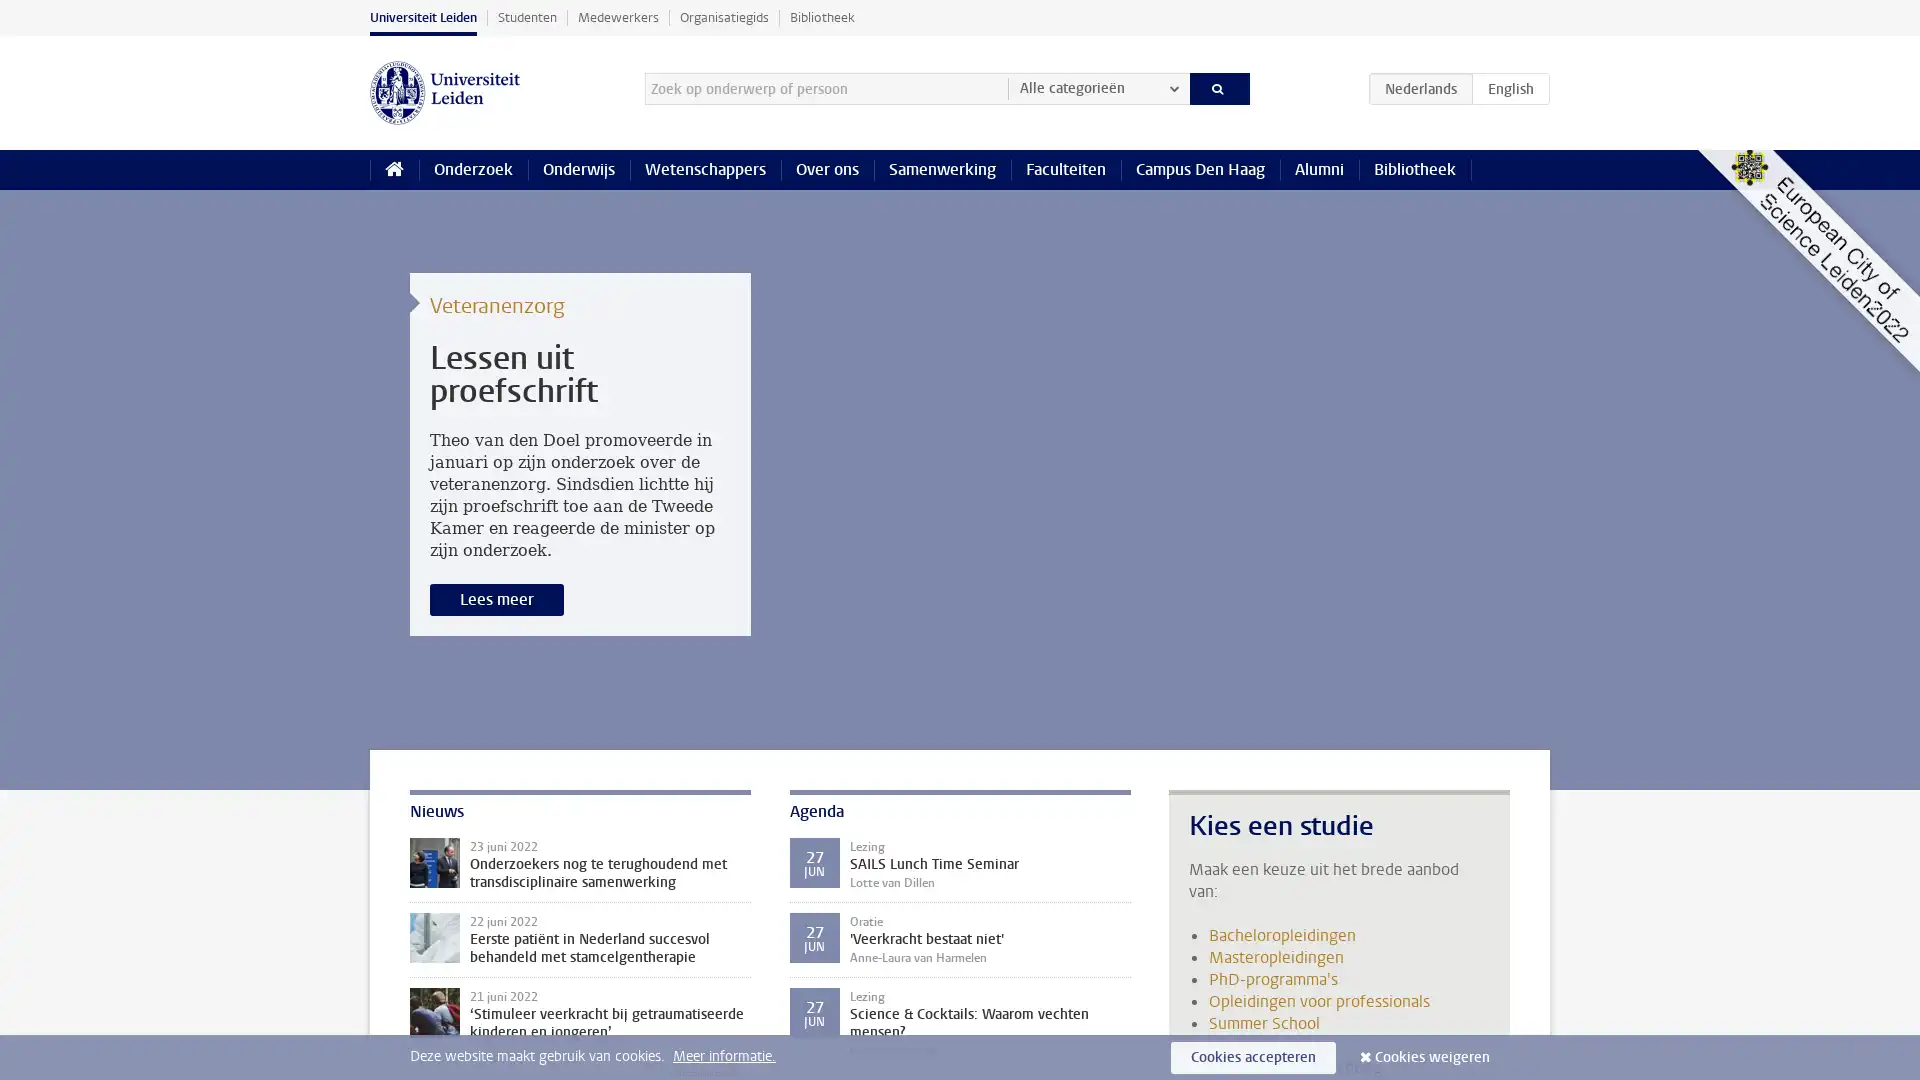  Describe the element at coordinates (1252, 1056) in the screenshot. I see `Cookies accepteren` at that location.